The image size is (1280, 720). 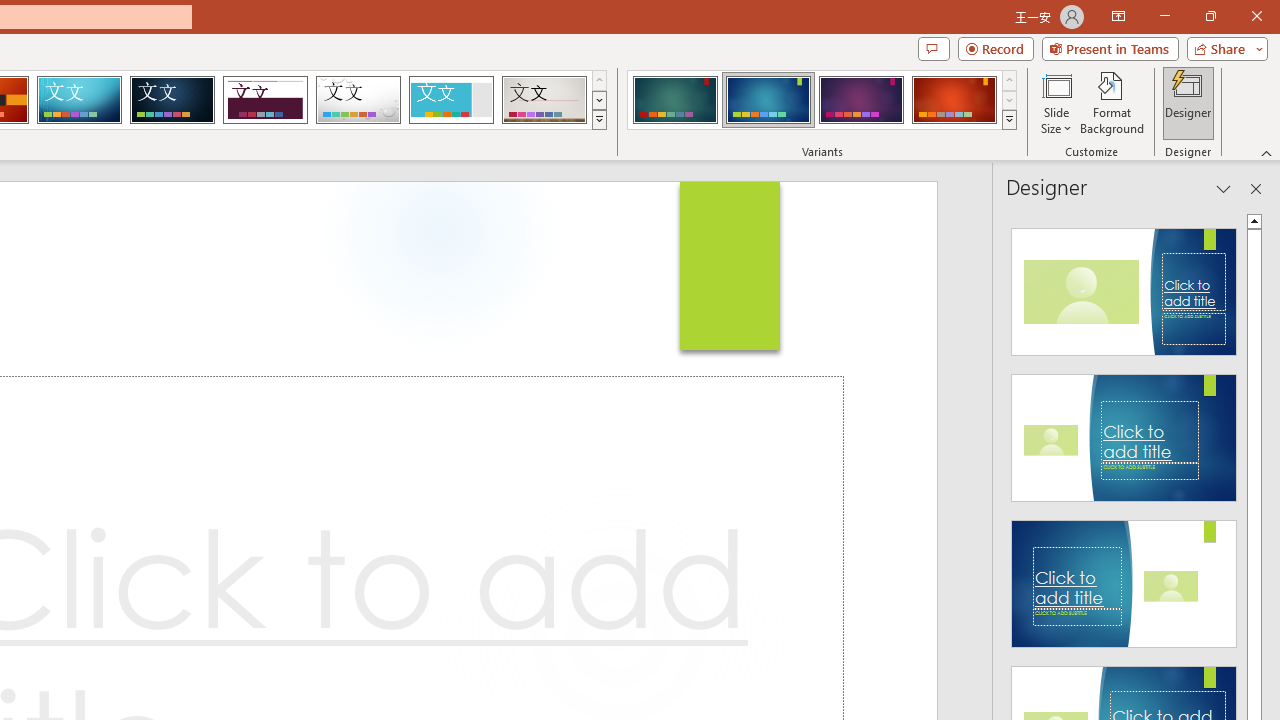 I want to click on 'Comments', so click(x=932, y=47).